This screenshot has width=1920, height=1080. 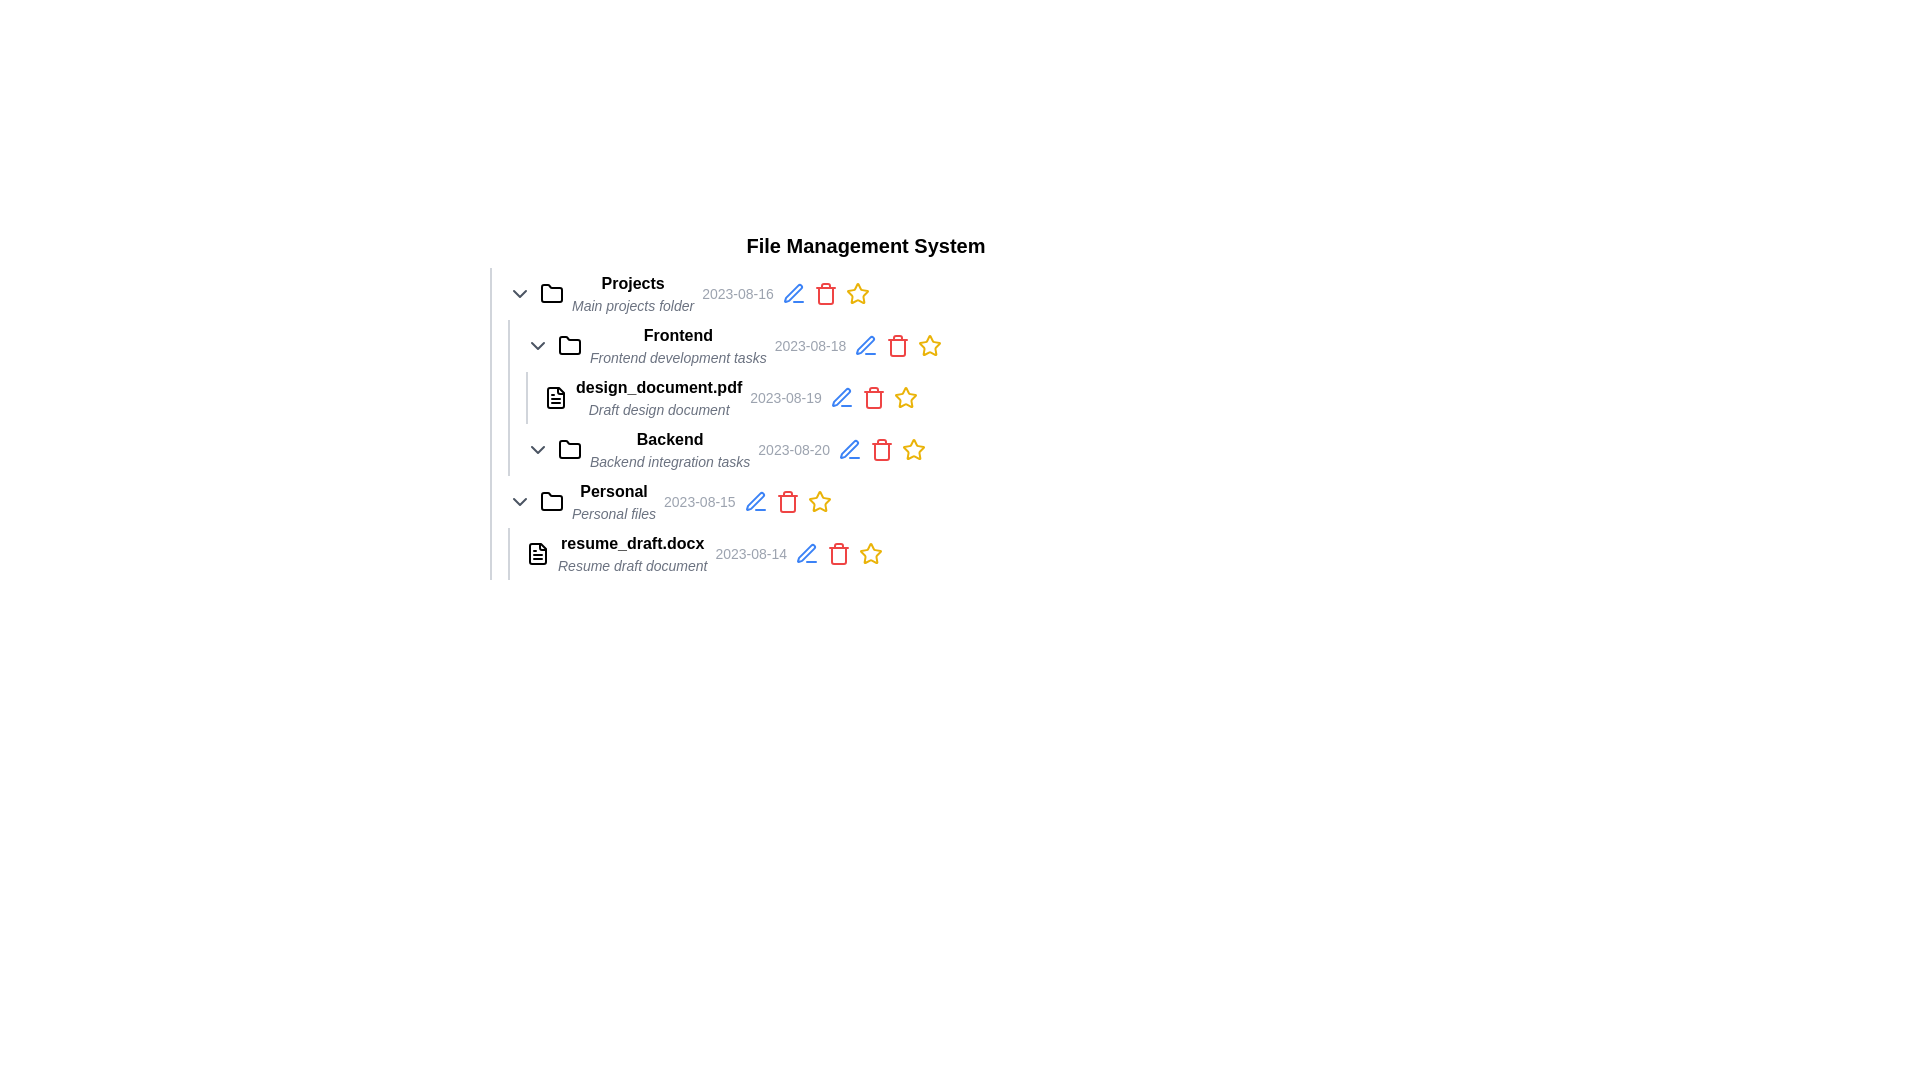 I want to click on the yellow star icon button, which is located to the right of the 'resume_draft.docx' text, so click(x=871, y=554).